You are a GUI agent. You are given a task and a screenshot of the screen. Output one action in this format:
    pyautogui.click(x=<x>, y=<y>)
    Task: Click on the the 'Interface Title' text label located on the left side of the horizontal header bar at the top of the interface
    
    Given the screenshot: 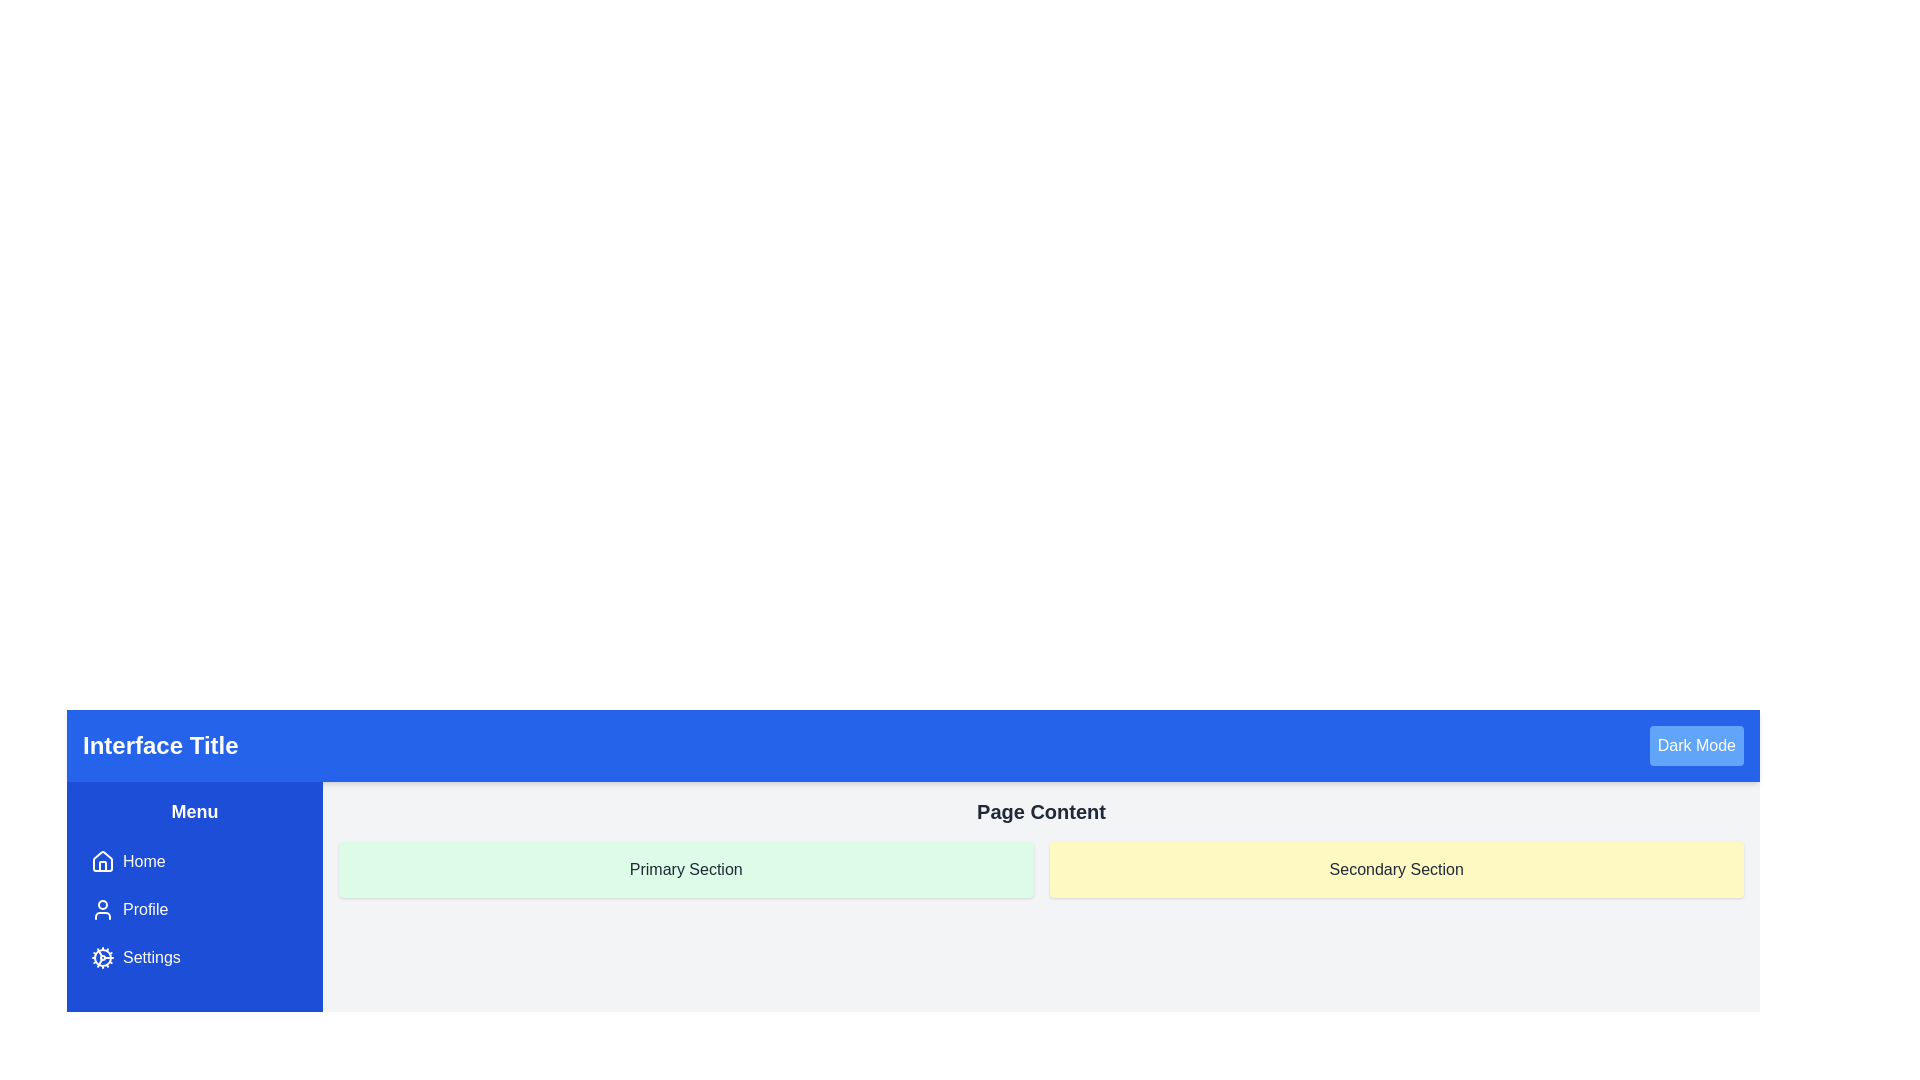 What is the action you would take?
    pyautogui.click(x=160, y=745)
    